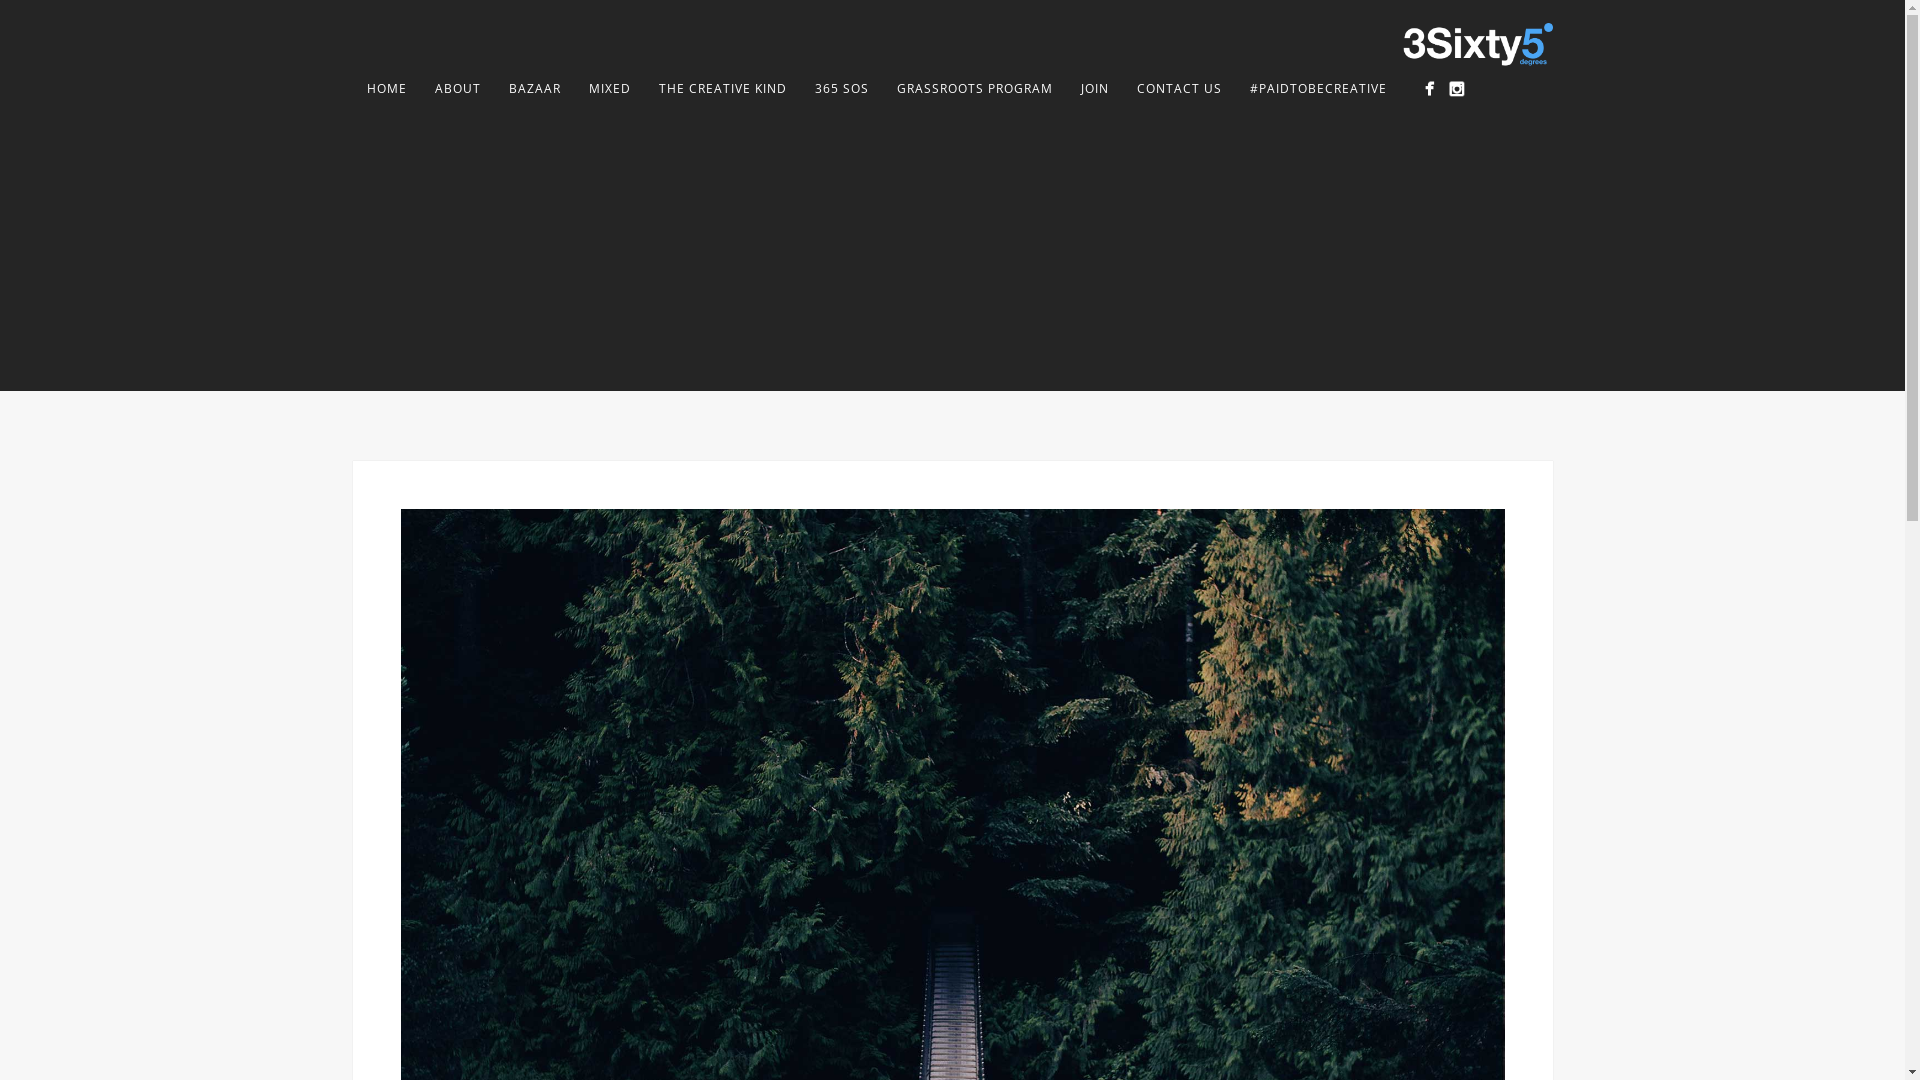 Image resolution: width=1920 pixels, height=1080 pixels. What do you see at coordinates (533, 87) in the screenshot?
I see `'BAZAAR'` at bounding box center [533, 87].